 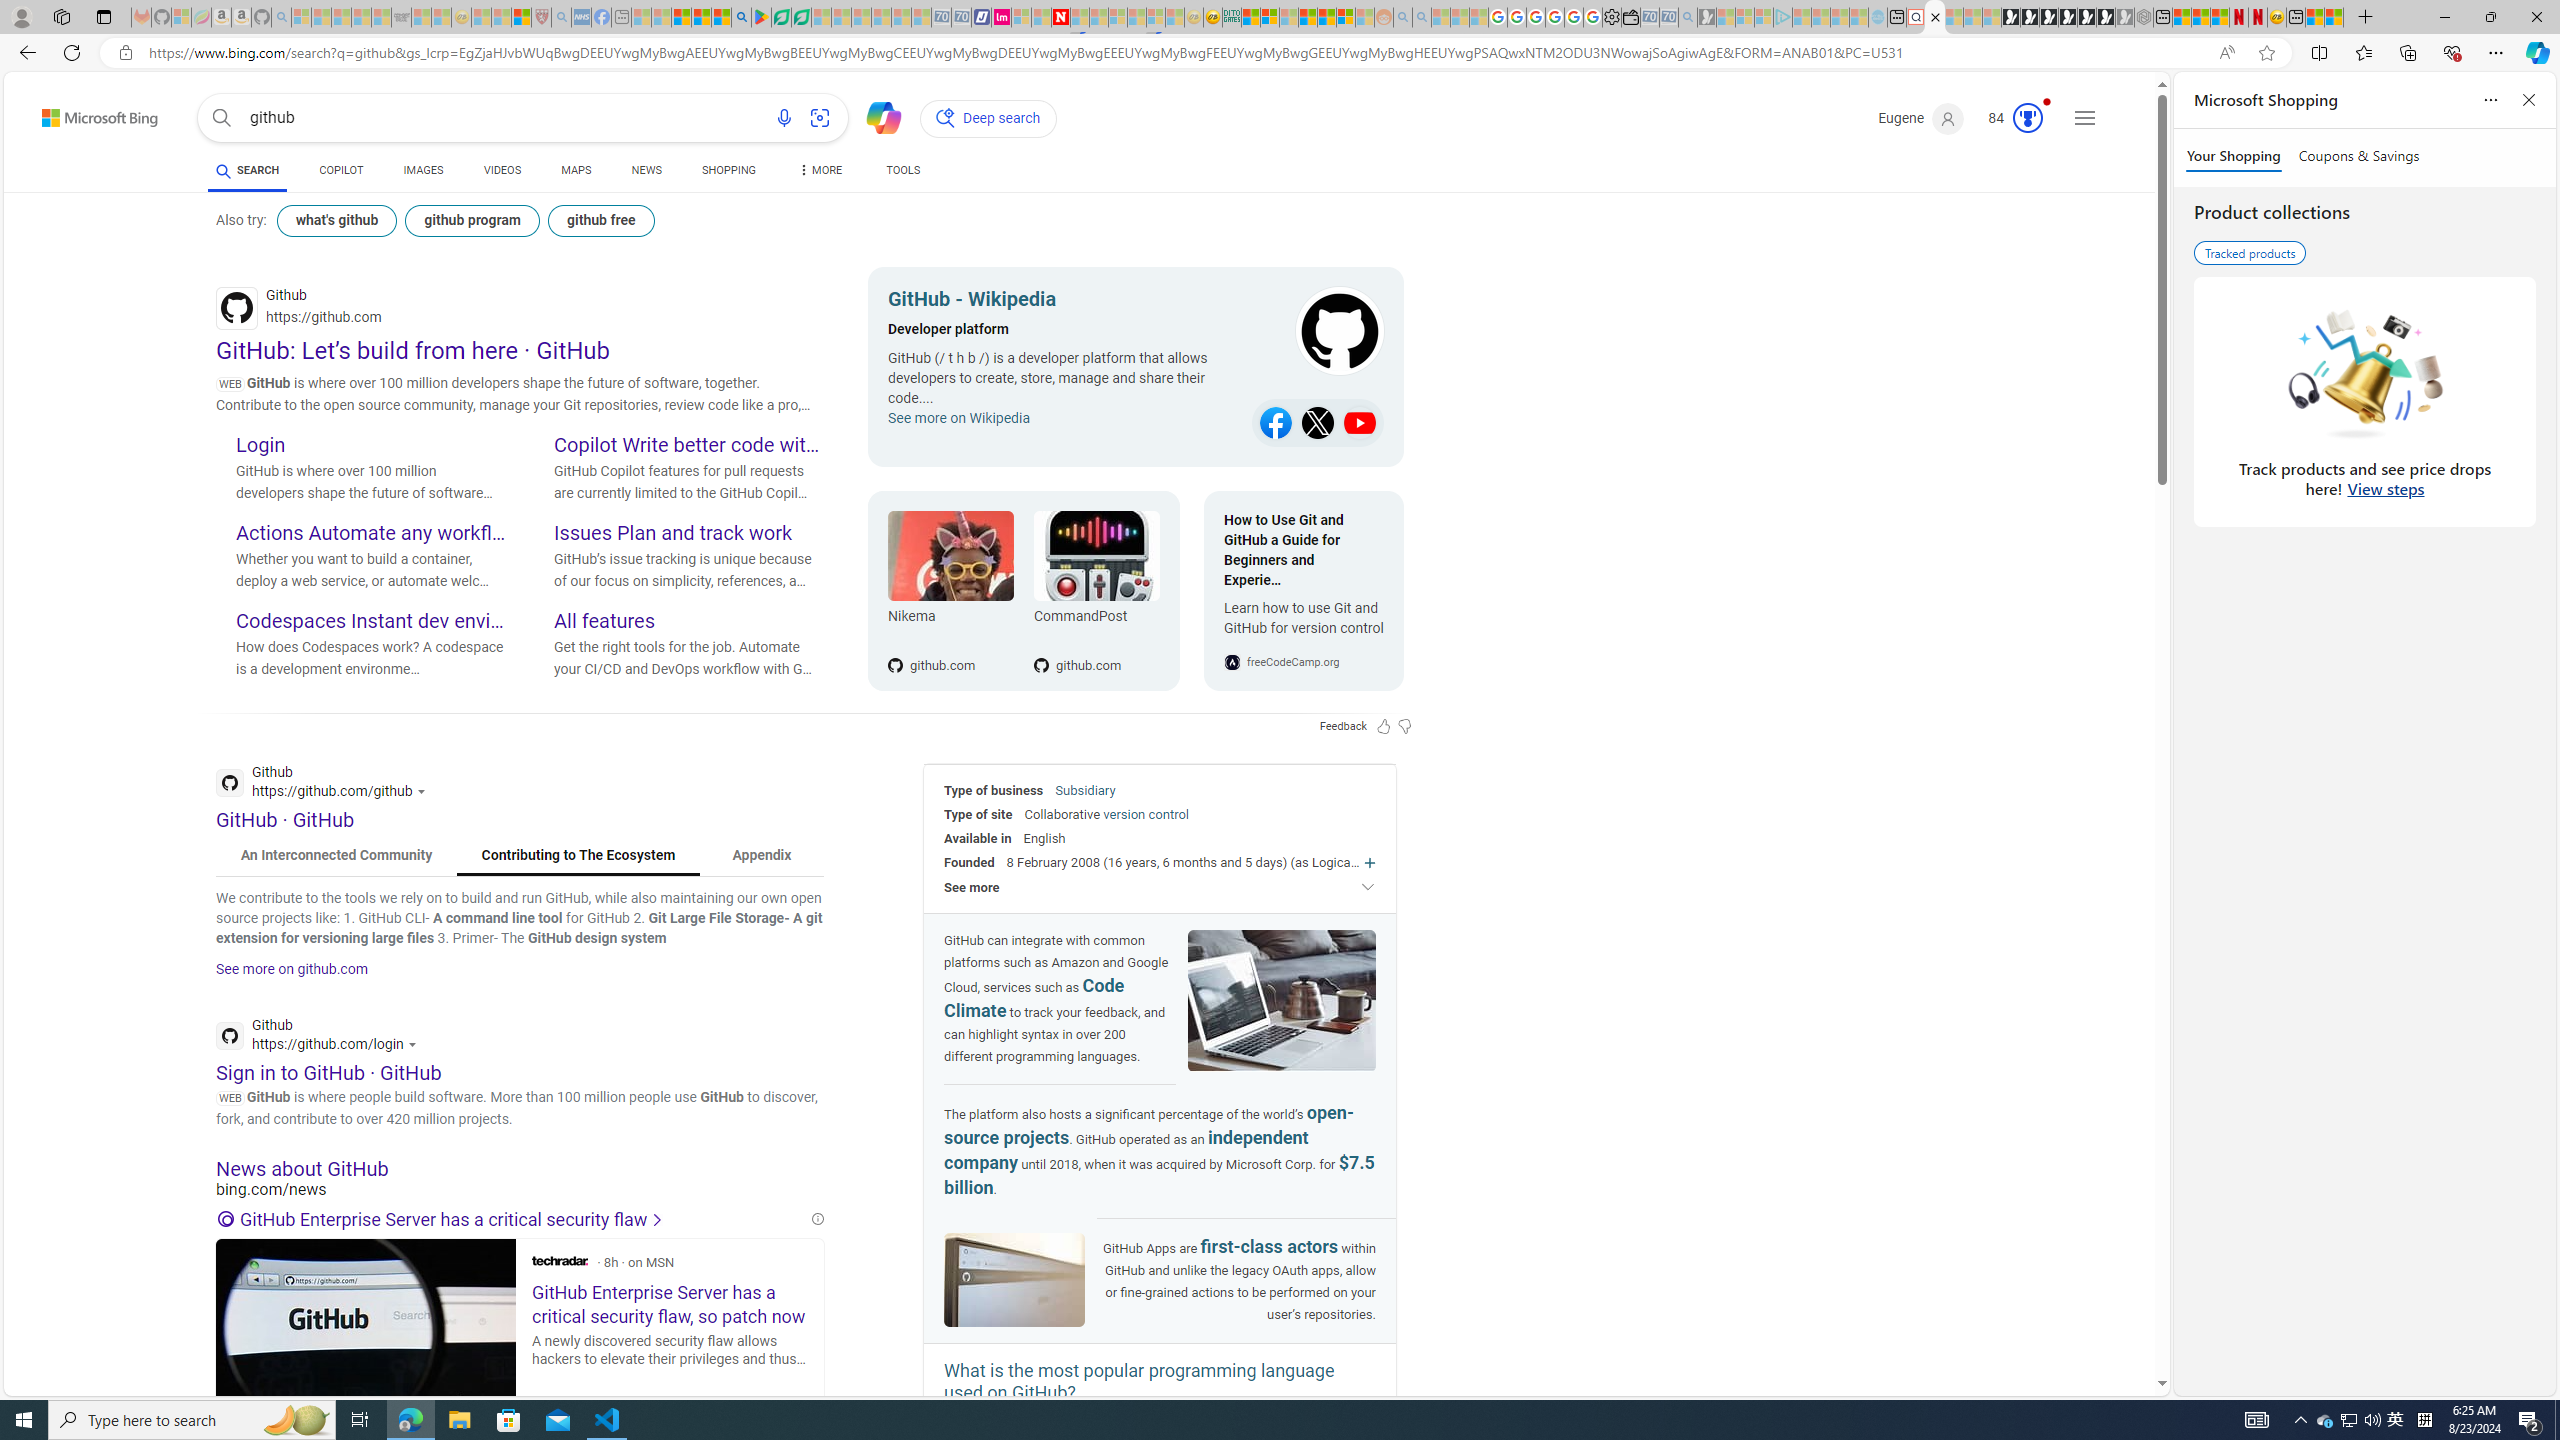 What do you see at coordinates (901, 169) in the screenshot?
I see `'TOOLS'` at bounding box center [901, 169].